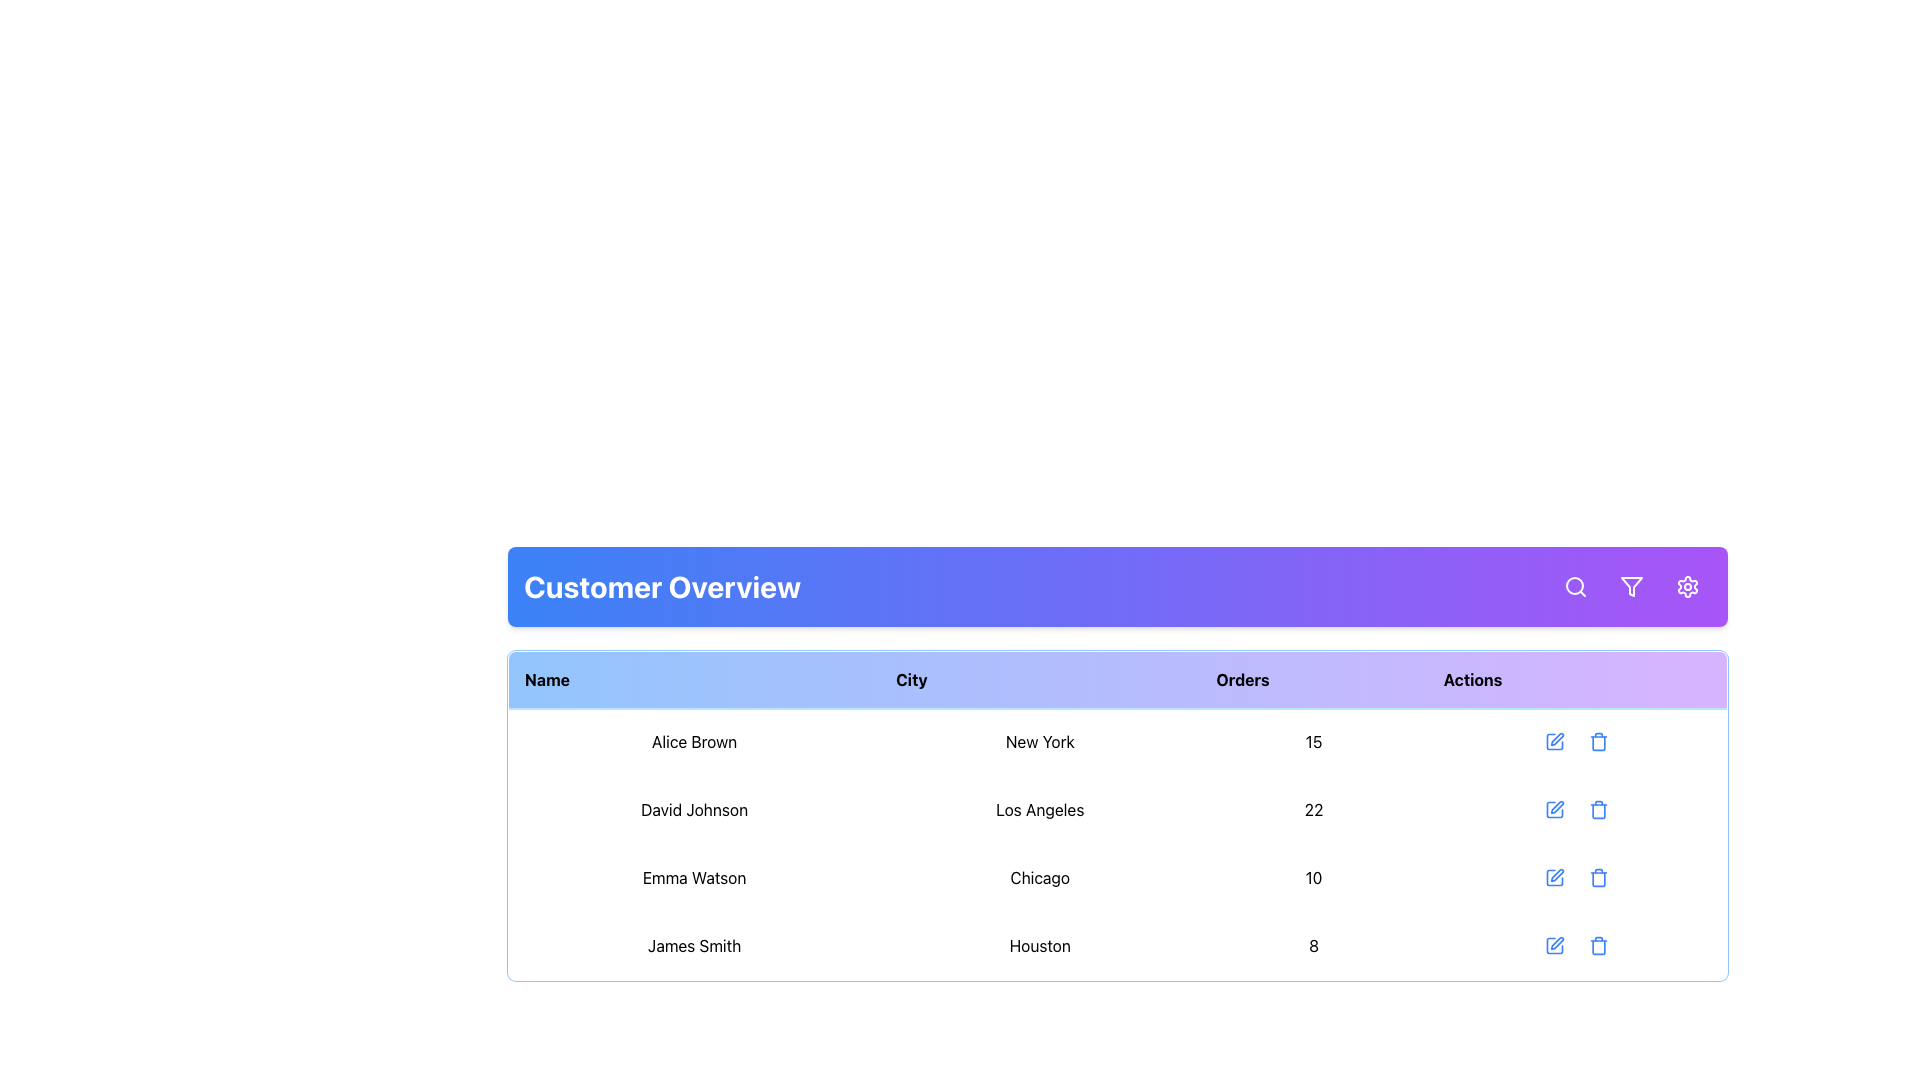 This screenshot has width=1920, height=1080. I want to click on the triangular filter icon located in the top-right corner of the interface header to apply or open filter options, so click(1632, 585).